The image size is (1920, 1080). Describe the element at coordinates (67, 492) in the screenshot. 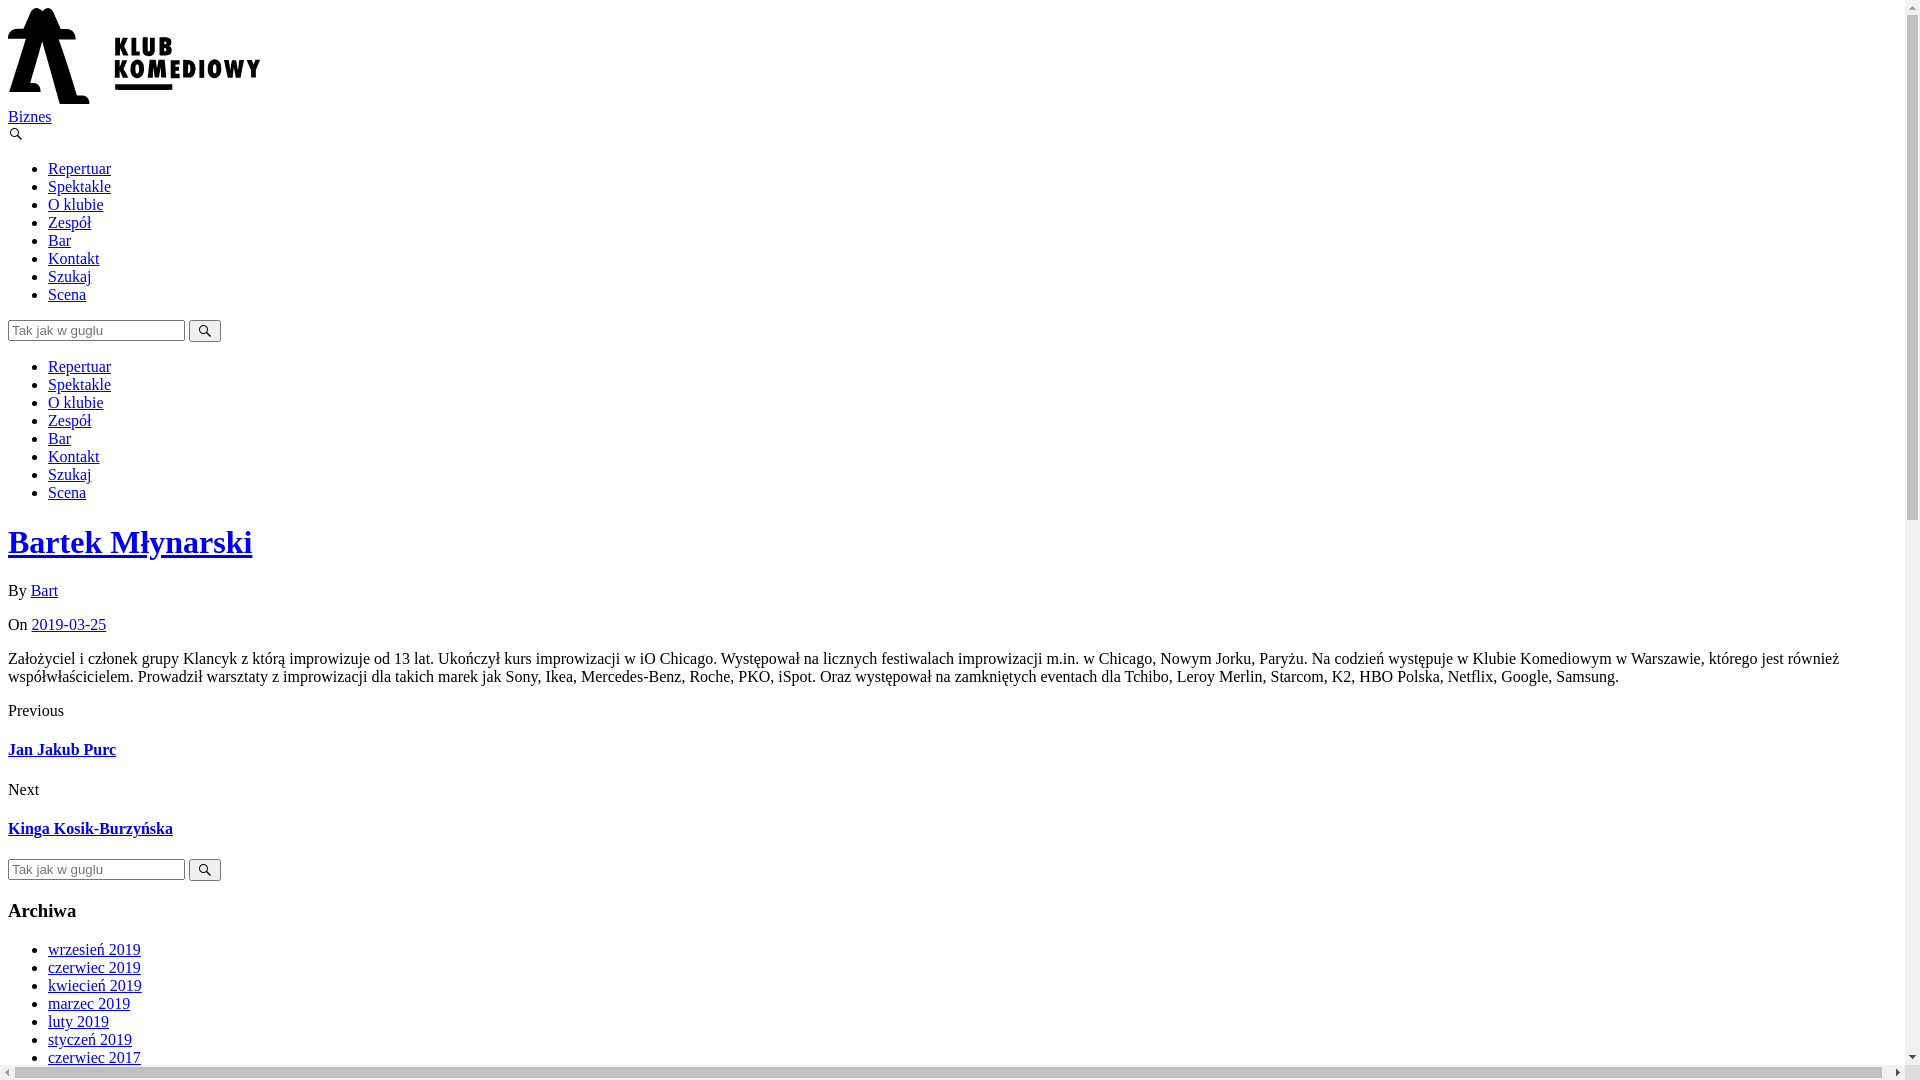

I see `'Scena'` at that location.